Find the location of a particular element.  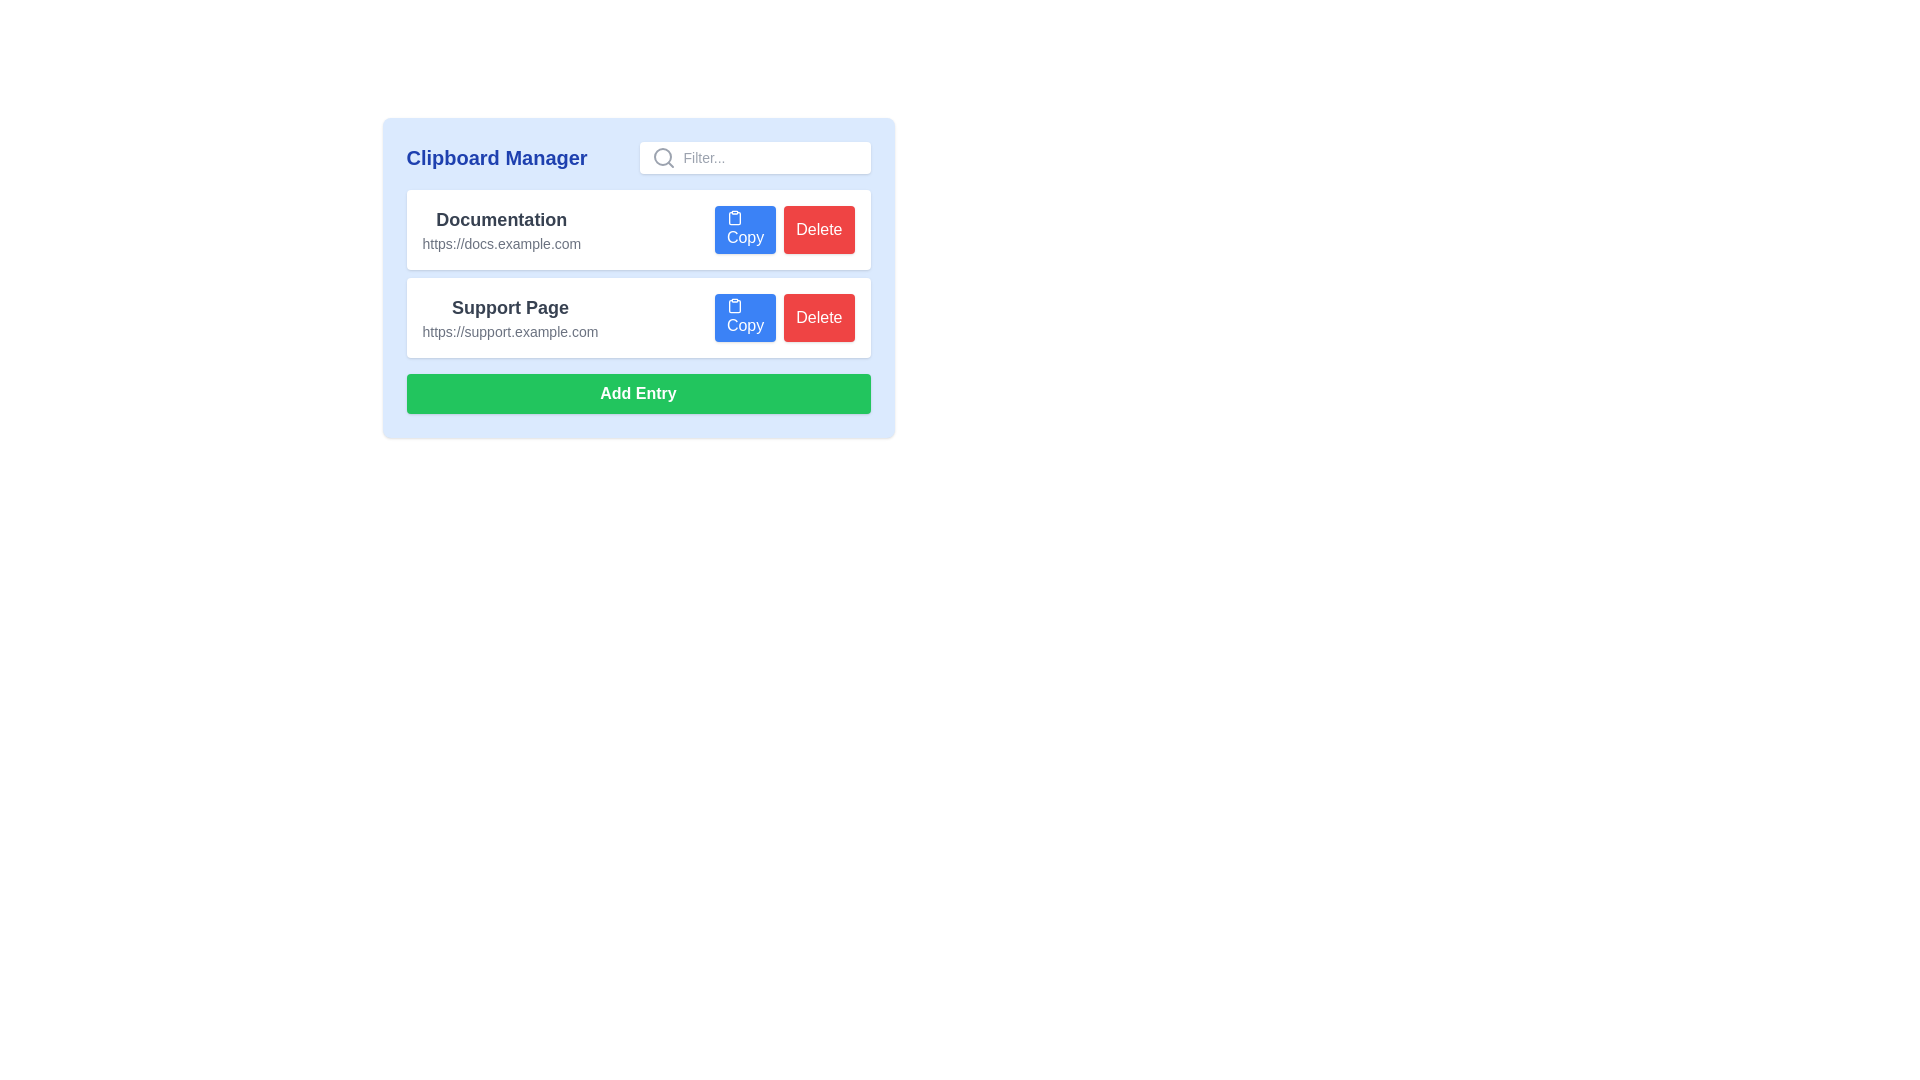

the blue rectangular 'Copy' button with rounded corners, located next to the 'Documentation' text is located at coordinates (744, 229).